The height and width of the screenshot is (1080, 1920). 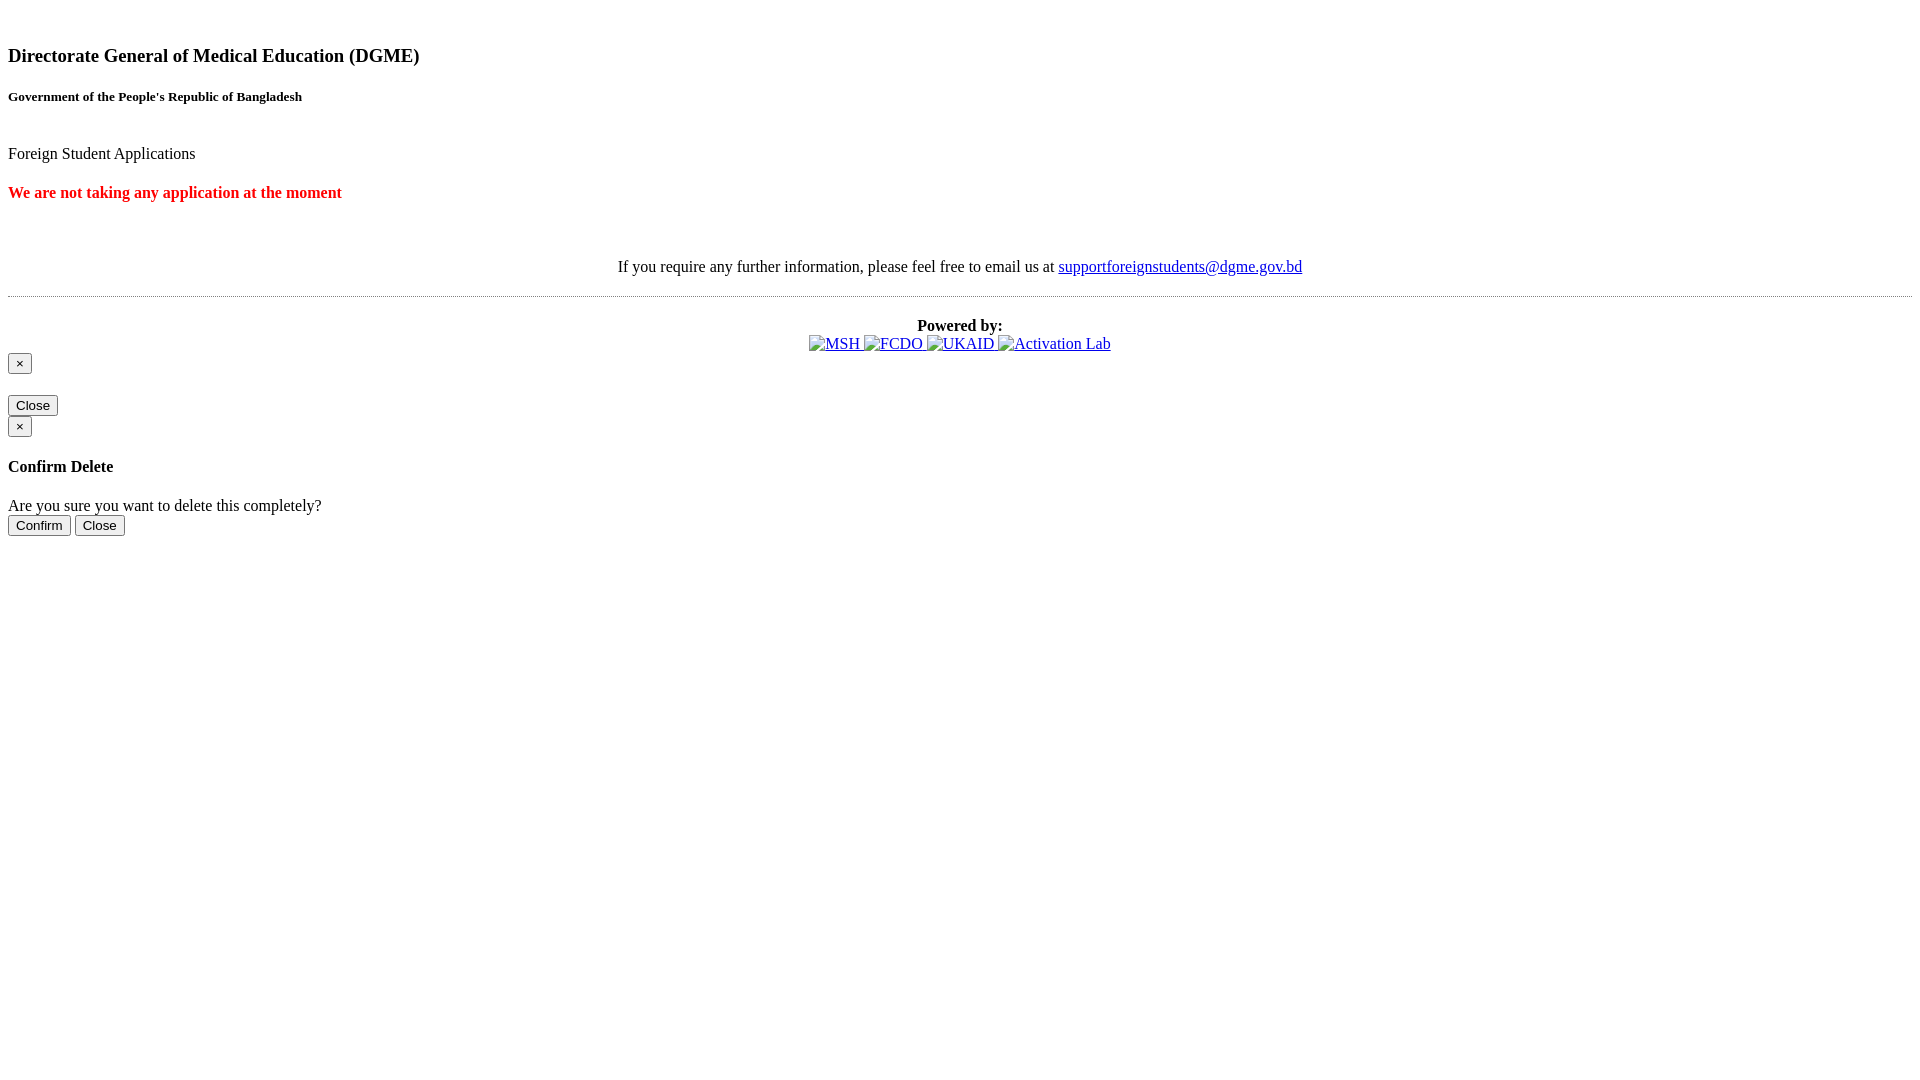 What do you see at coordinates (1180, 265) in the screenshot?
I see `'supportforeignstudents@dgme.gov.bd'` at bounding box center [1180, 265].